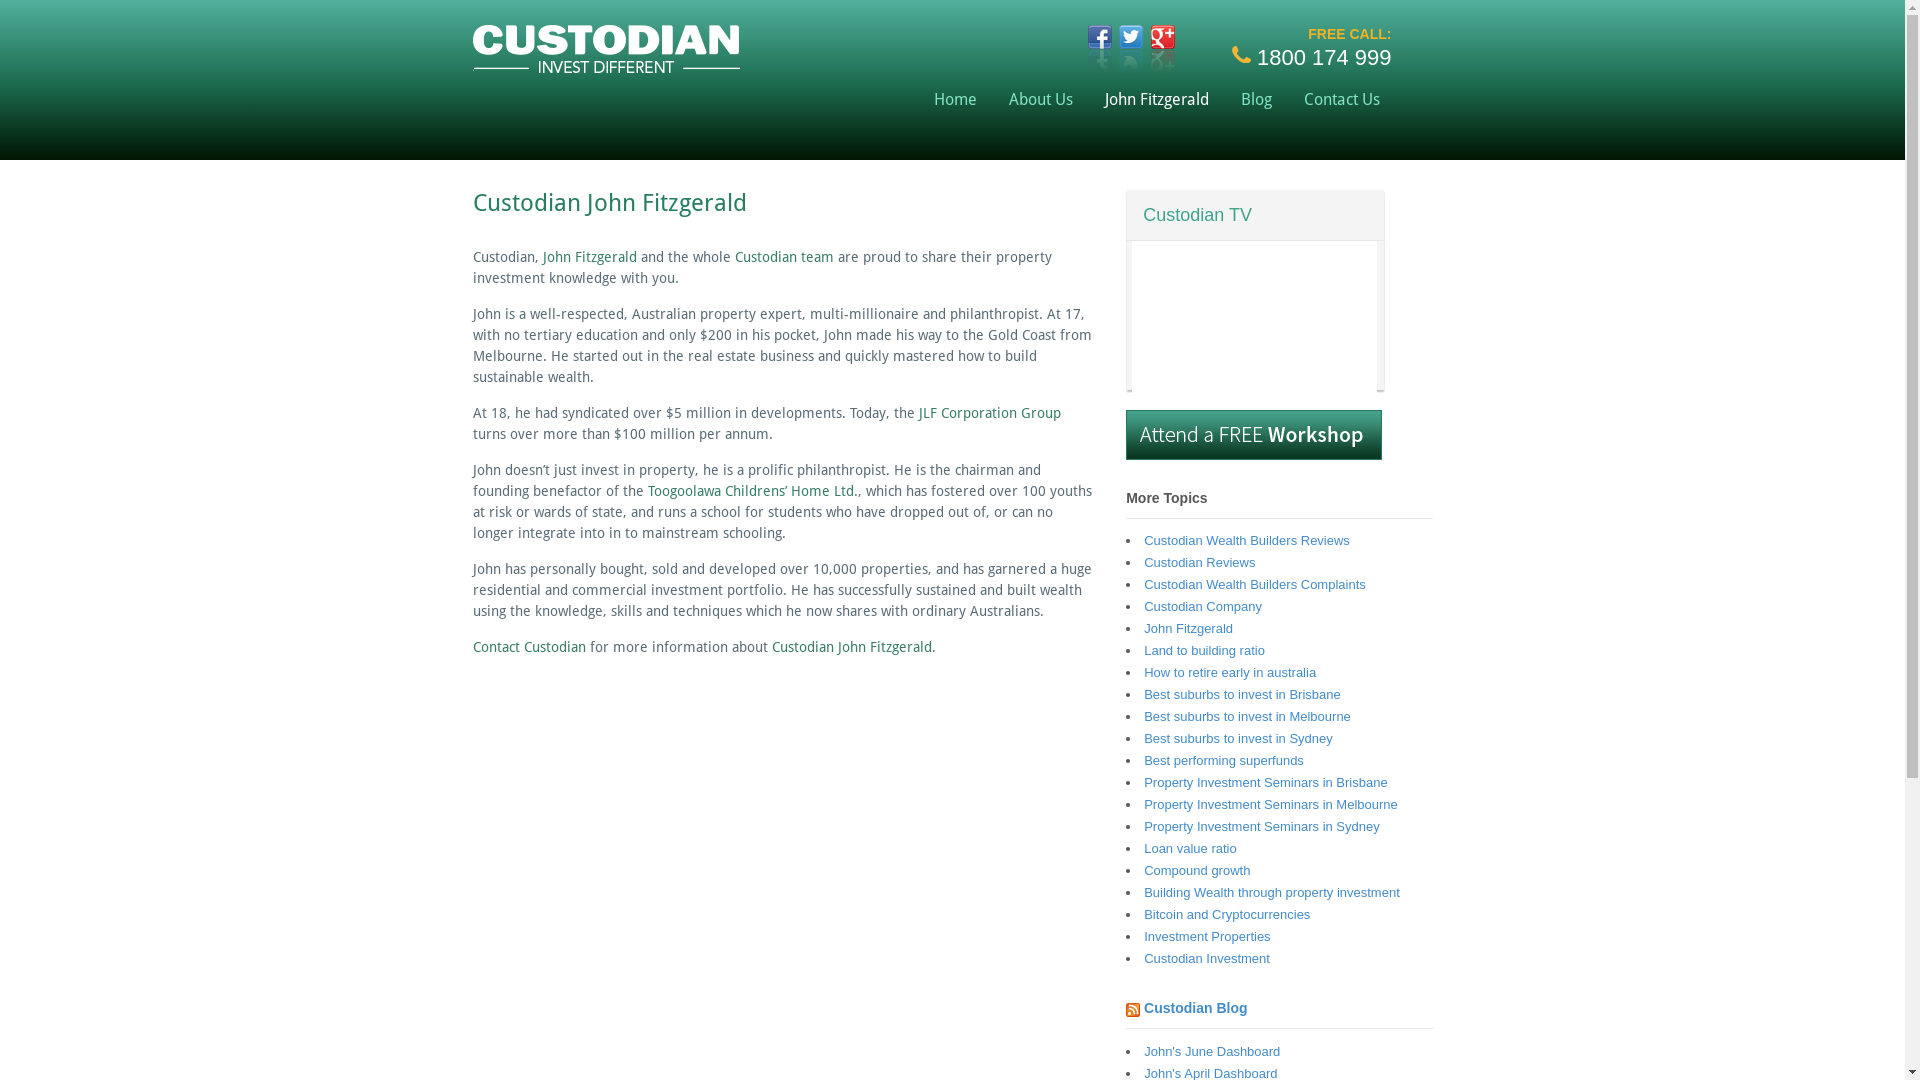  What do you see at coordinates (1143, 936) in the screenshot?
I see `'Investment Properties'` at bounding box center [1143, 936].